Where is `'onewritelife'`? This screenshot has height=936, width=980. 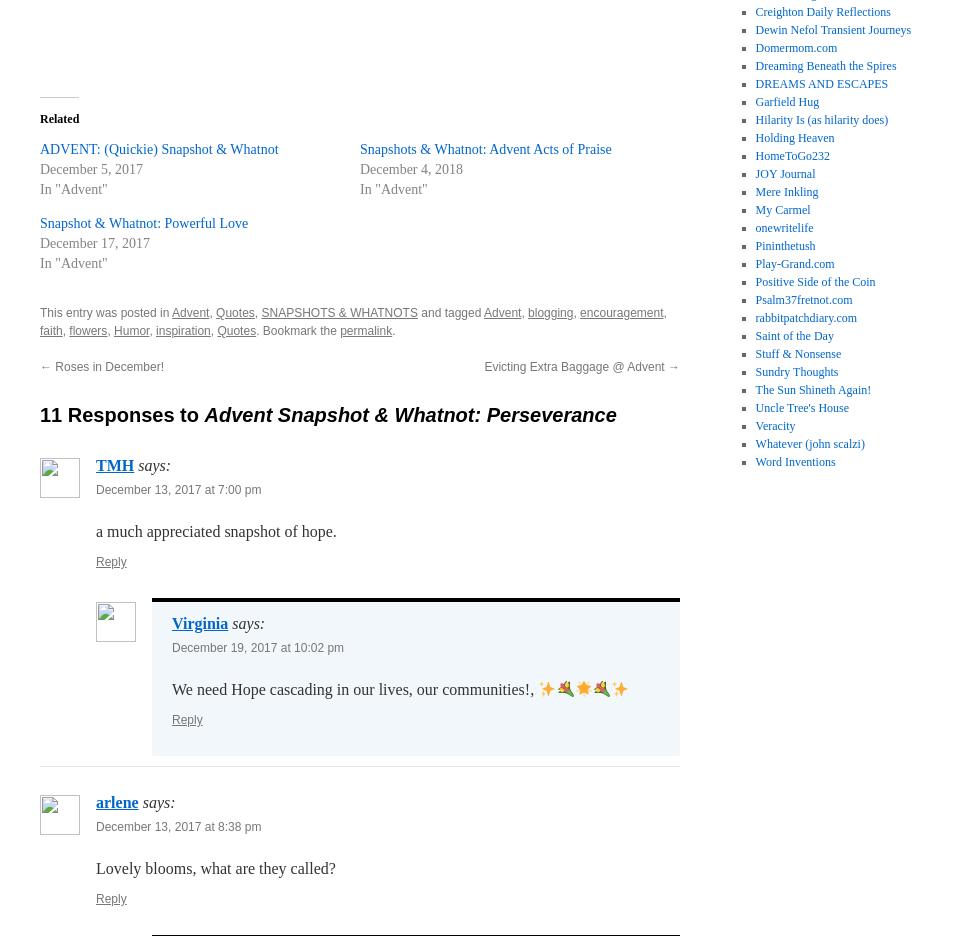
'onewritelife' is located at coordinates (784, 228).